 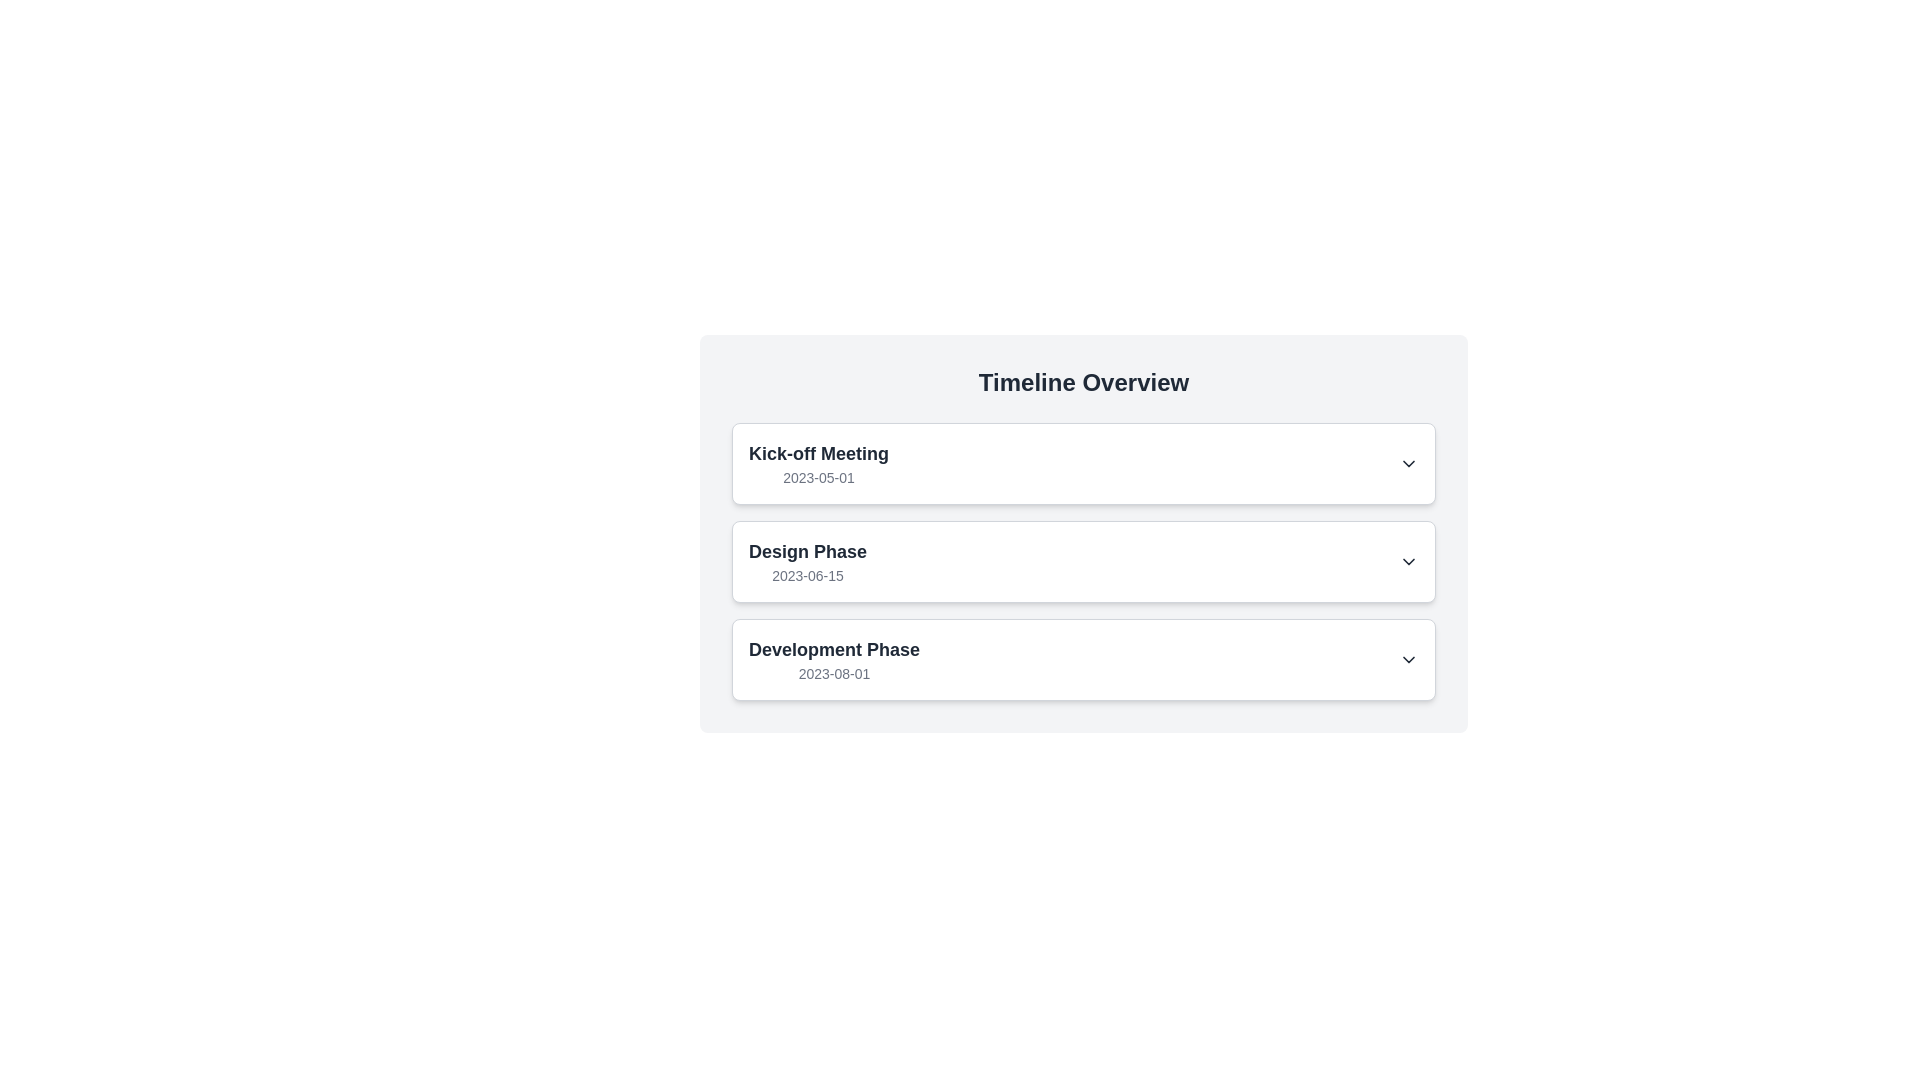 I want to click on the 'Design Phase' milestone card in the 'Timeline Overview', so click(x=1083, y=532).